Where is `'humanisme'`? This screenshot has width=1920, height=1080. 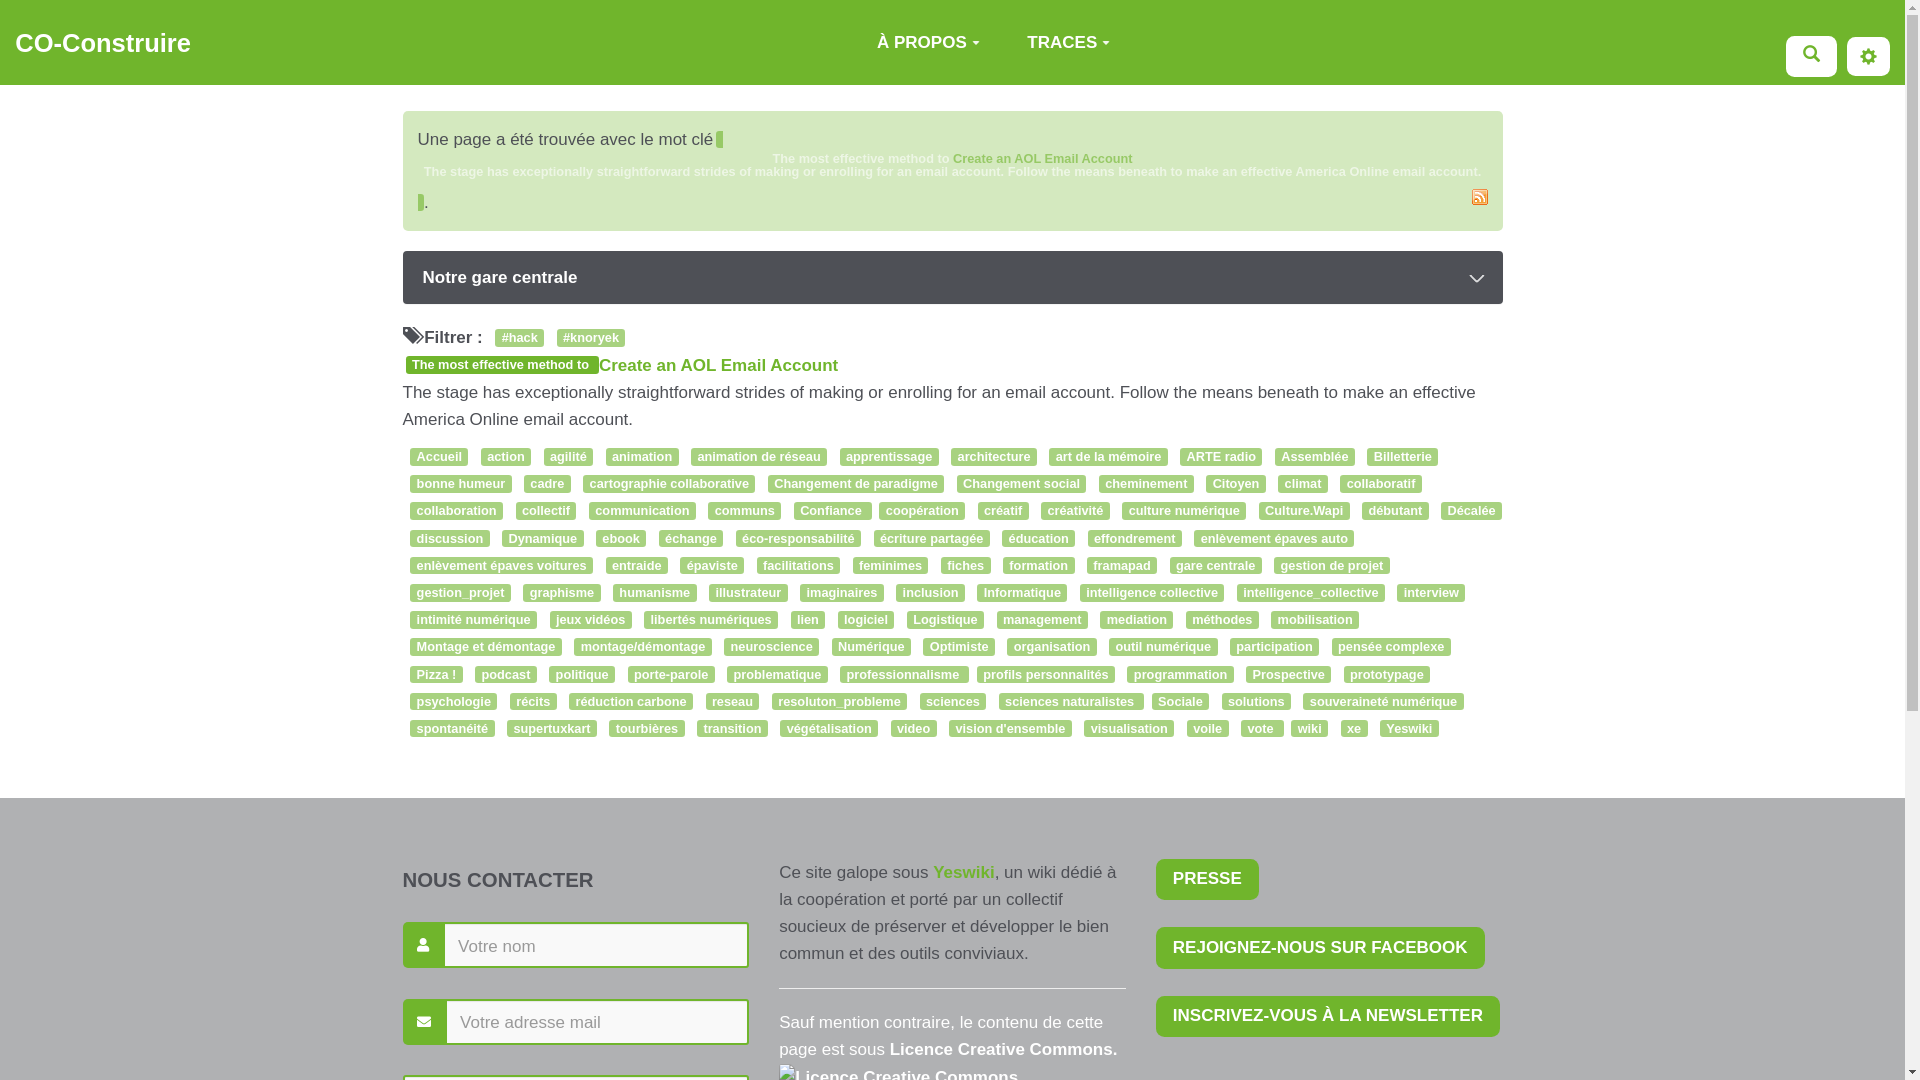
'humanisme' is located at coordinates (612, 592).